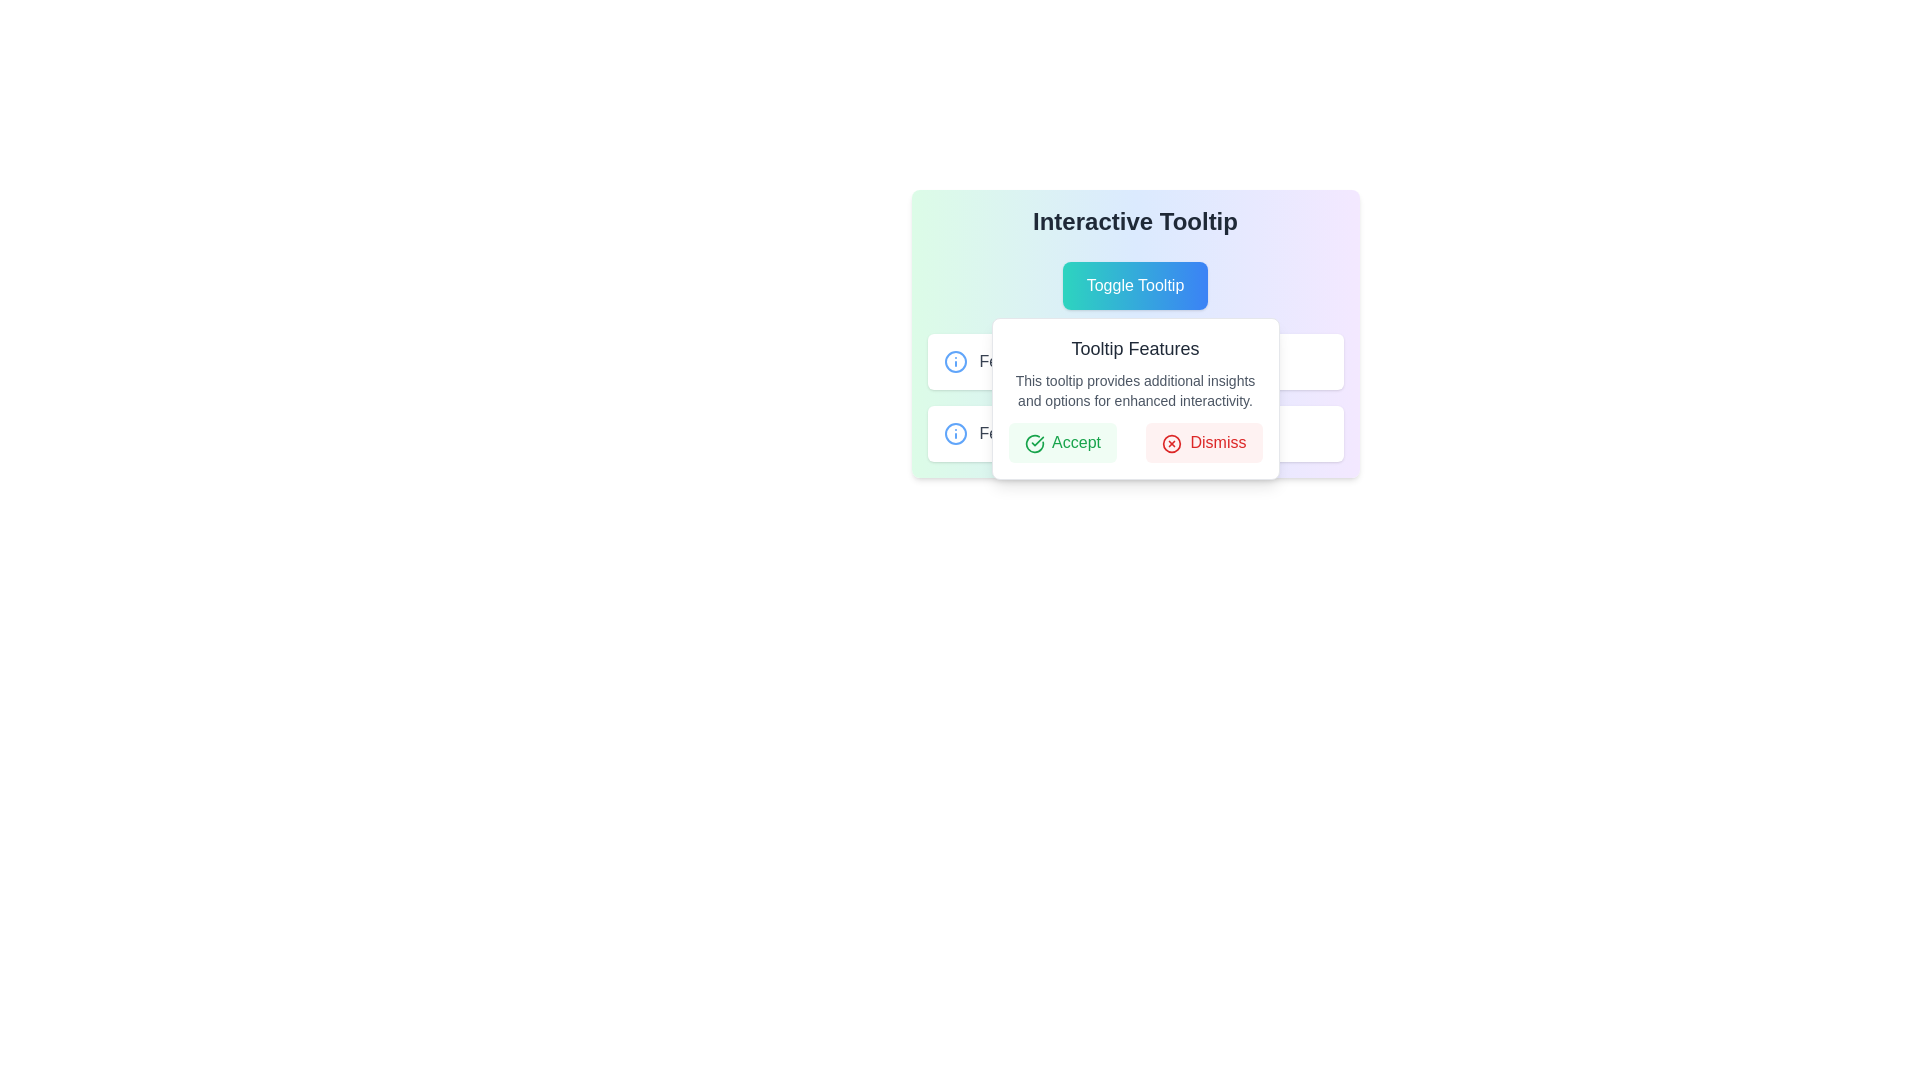 Image resolution: width=1920 pixels, height=1080 pixels. I want to click on the circular part of the informational icon characterized by a thin blue stroke and a white fill to gather context, so click(954, 433).